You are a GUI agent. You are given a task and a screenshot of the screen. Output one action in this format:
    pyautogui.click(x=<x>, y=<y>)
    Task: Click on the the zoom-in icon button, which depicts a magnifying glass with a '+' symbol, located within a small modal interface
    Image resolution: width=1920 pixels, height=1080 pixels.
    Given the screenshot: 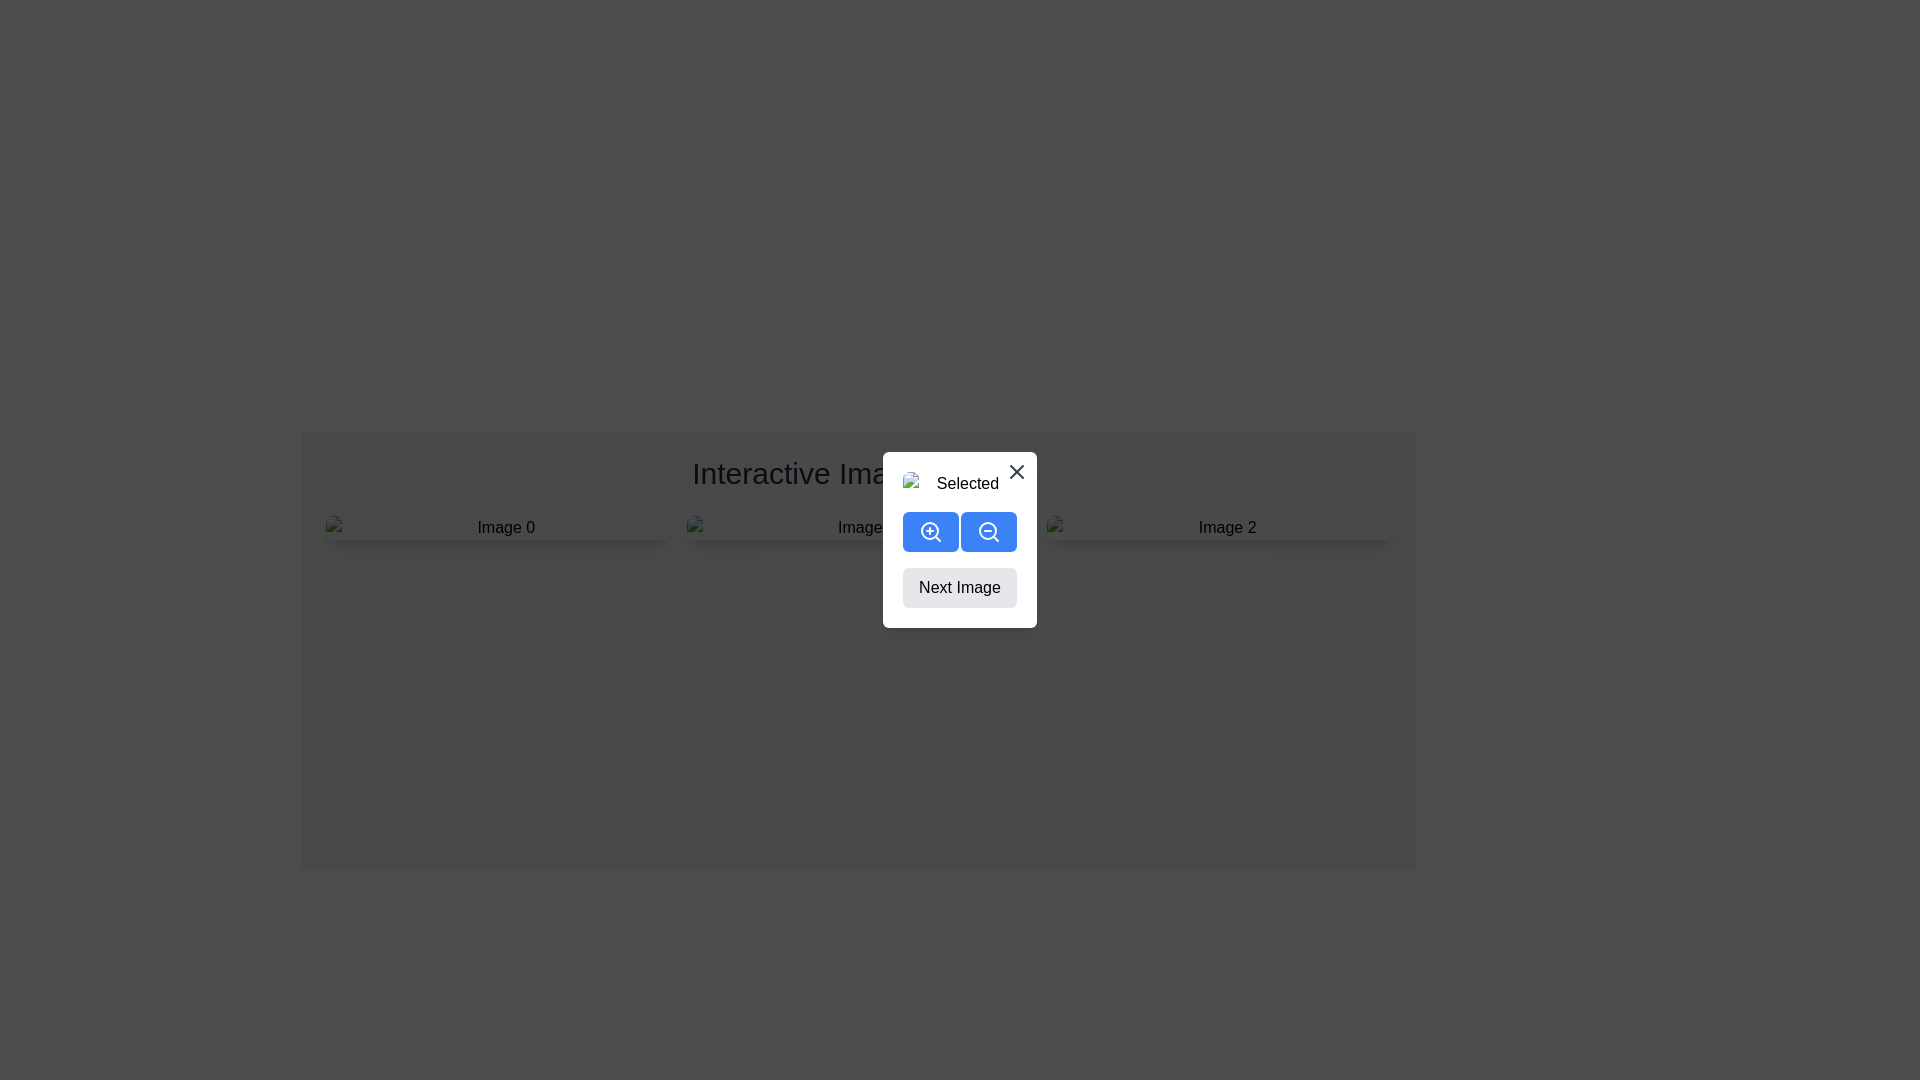 What is the action you would take?
    pyautogui.click(x=930, y=531)
    